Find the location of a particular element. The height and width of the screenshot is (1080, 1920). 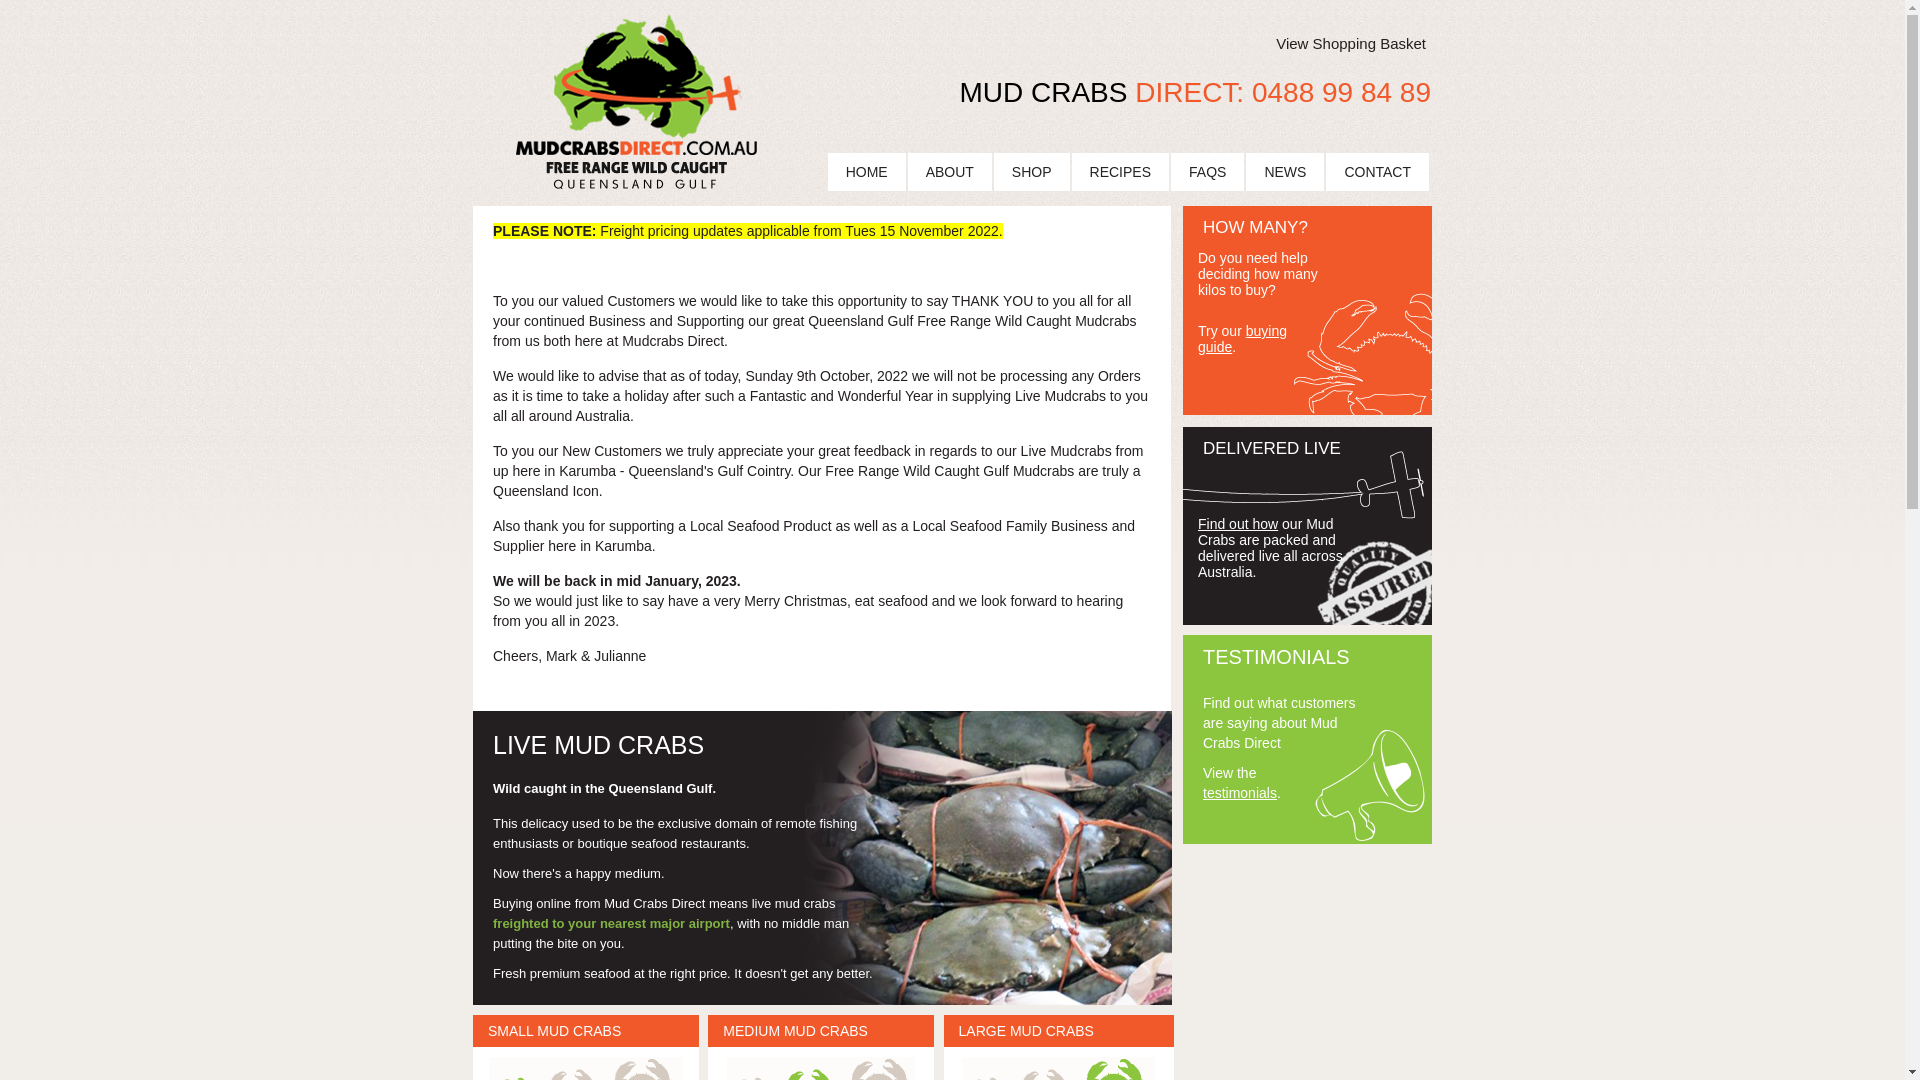

'HOME' is located at coordinates (867, 171).